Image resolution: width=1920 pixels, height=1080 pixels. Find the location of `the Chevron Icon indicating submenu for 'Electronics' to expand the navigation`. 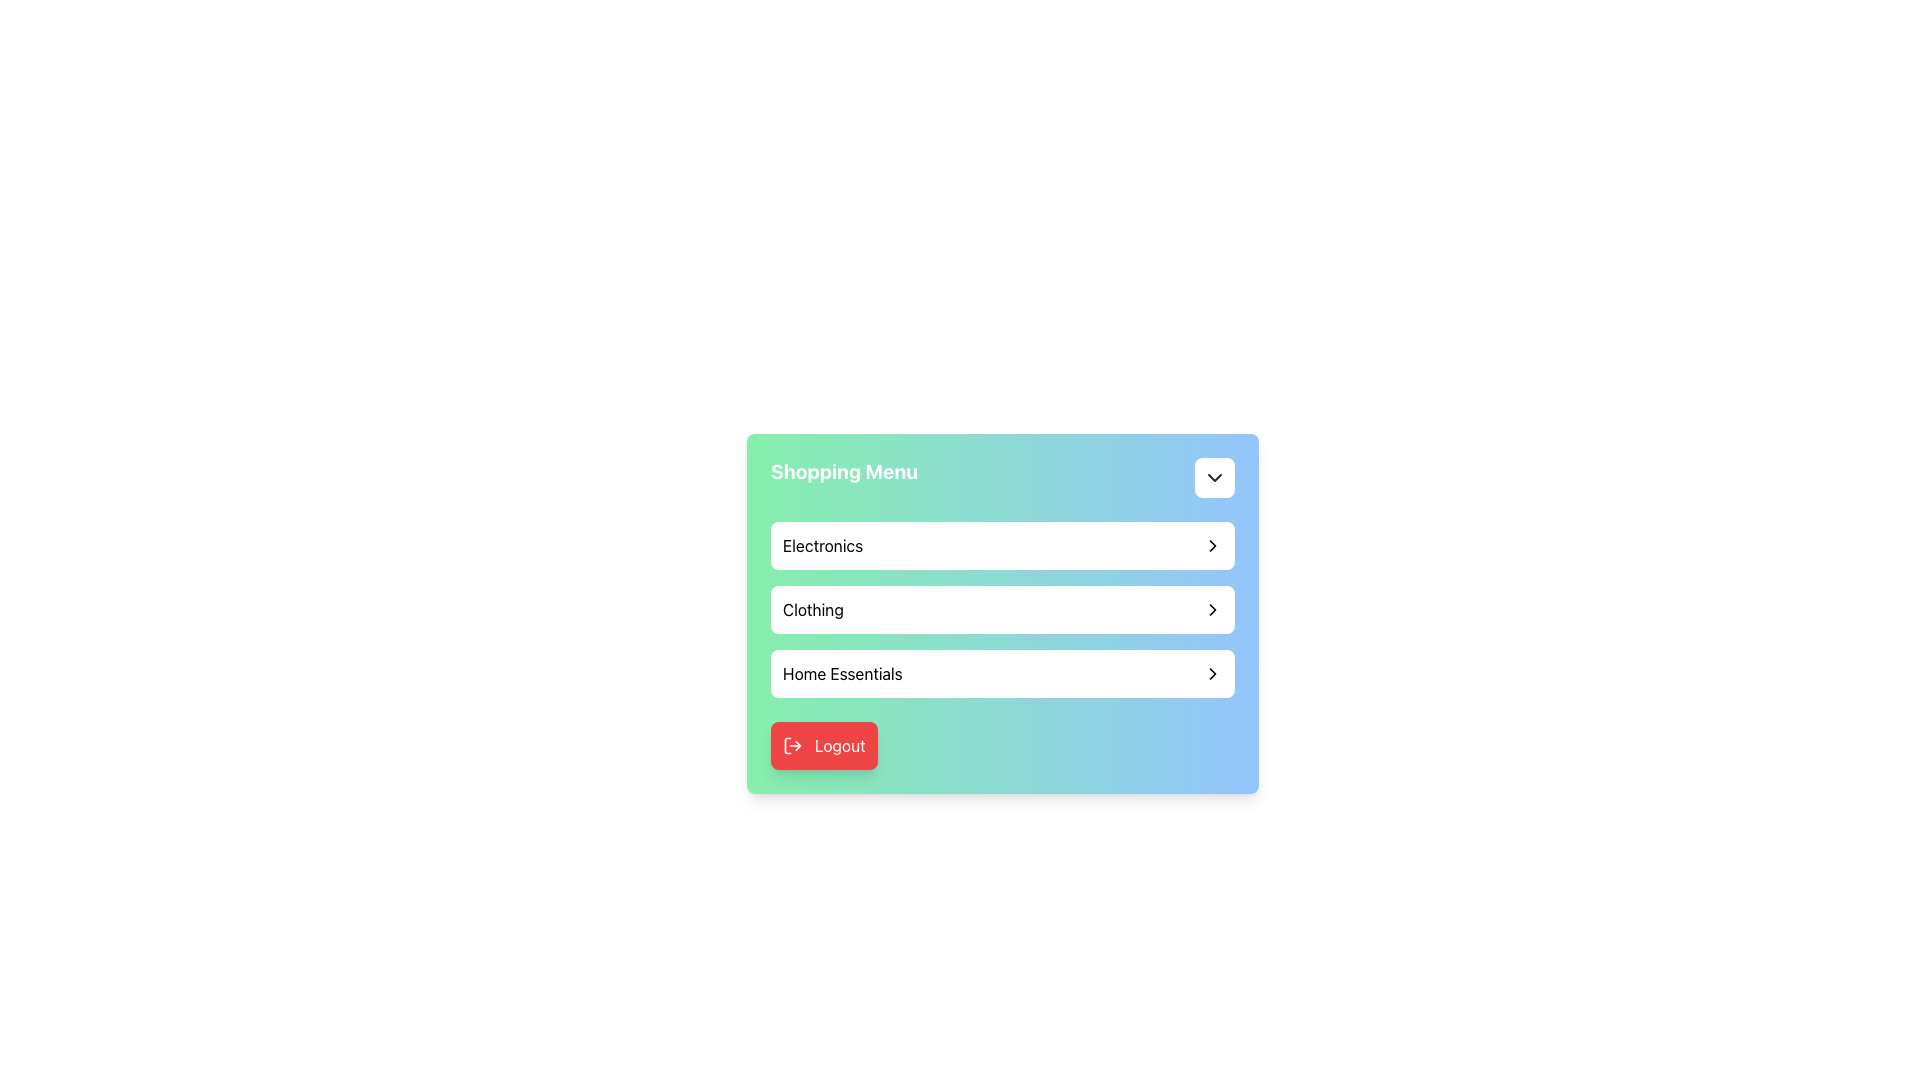

the Chevron Icon indicating submenu for 'Electronics' to expand the navigation is located at coordinates (1212, 546).